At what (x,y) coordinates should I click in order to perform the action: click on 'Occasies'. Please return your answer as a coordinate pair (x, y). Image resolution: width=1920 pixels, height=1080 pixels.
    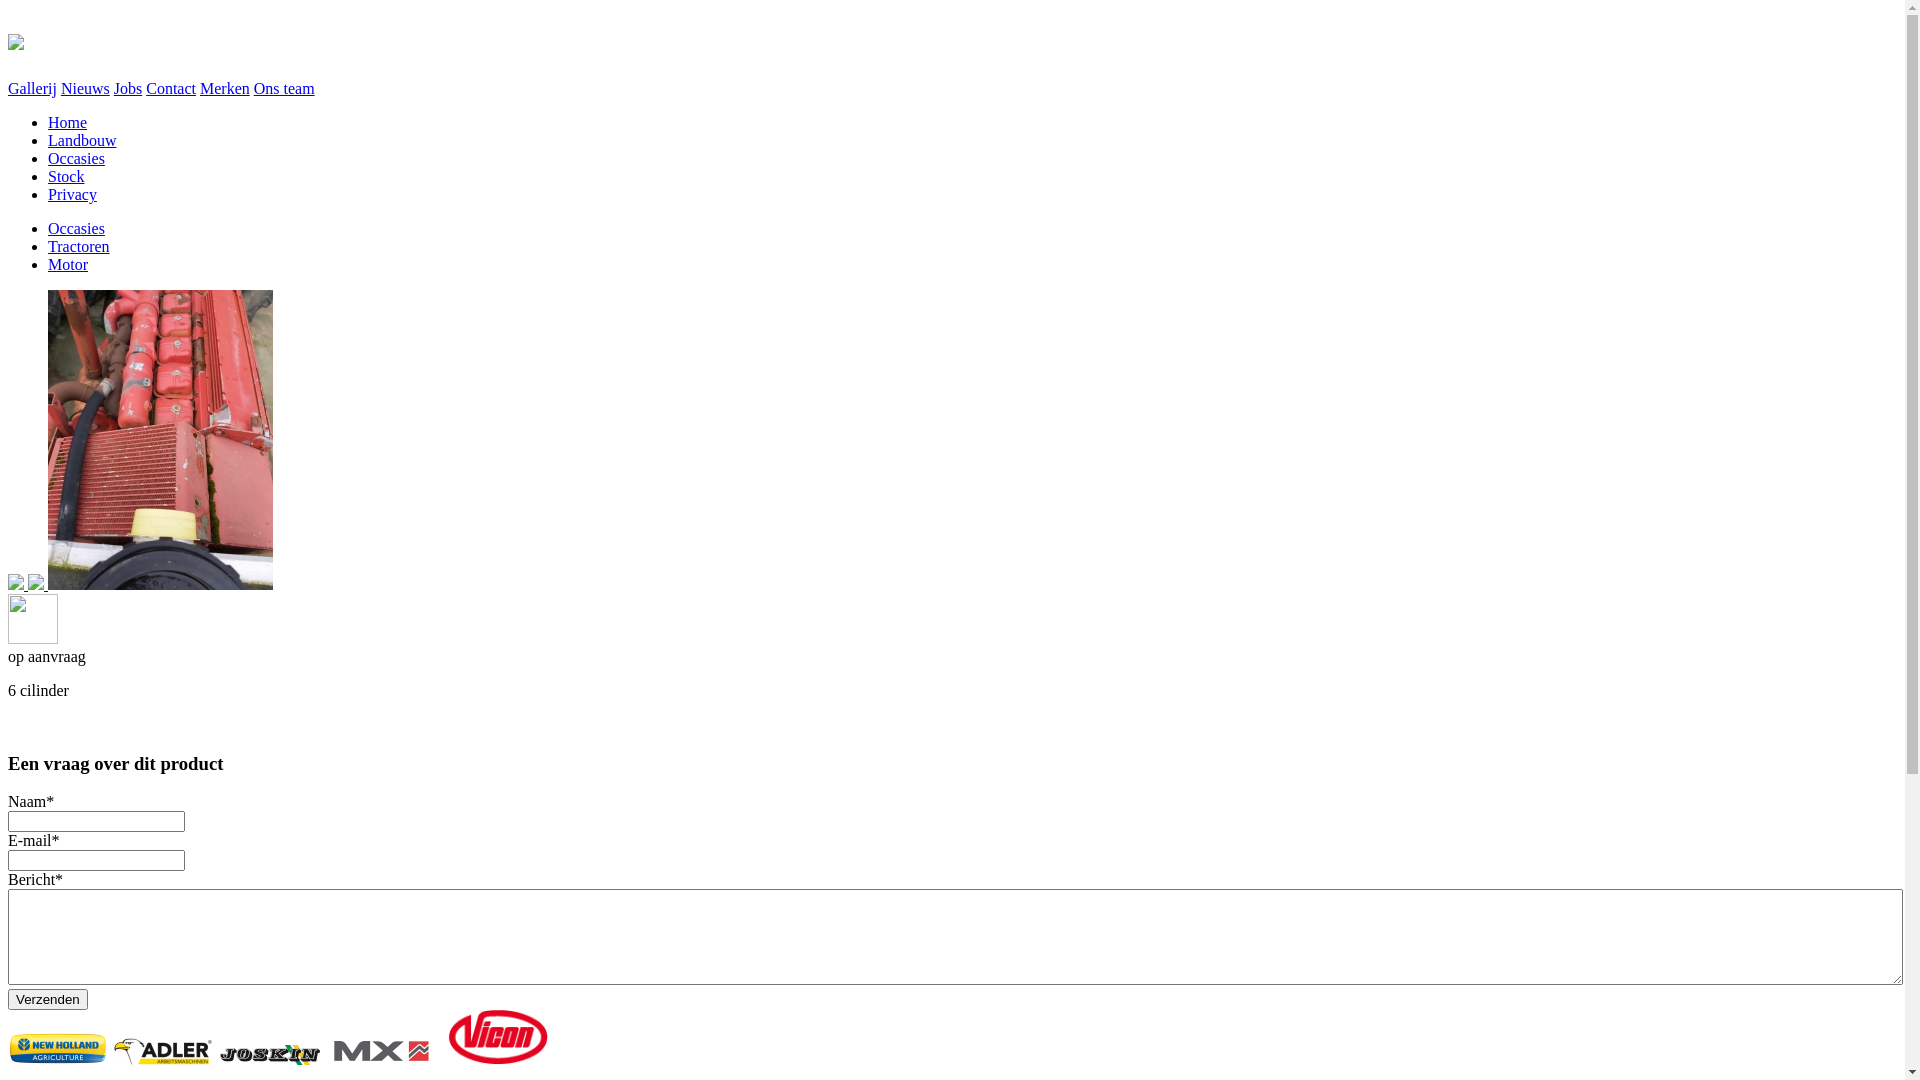
    Looking at the image, I should click on (76, 227).